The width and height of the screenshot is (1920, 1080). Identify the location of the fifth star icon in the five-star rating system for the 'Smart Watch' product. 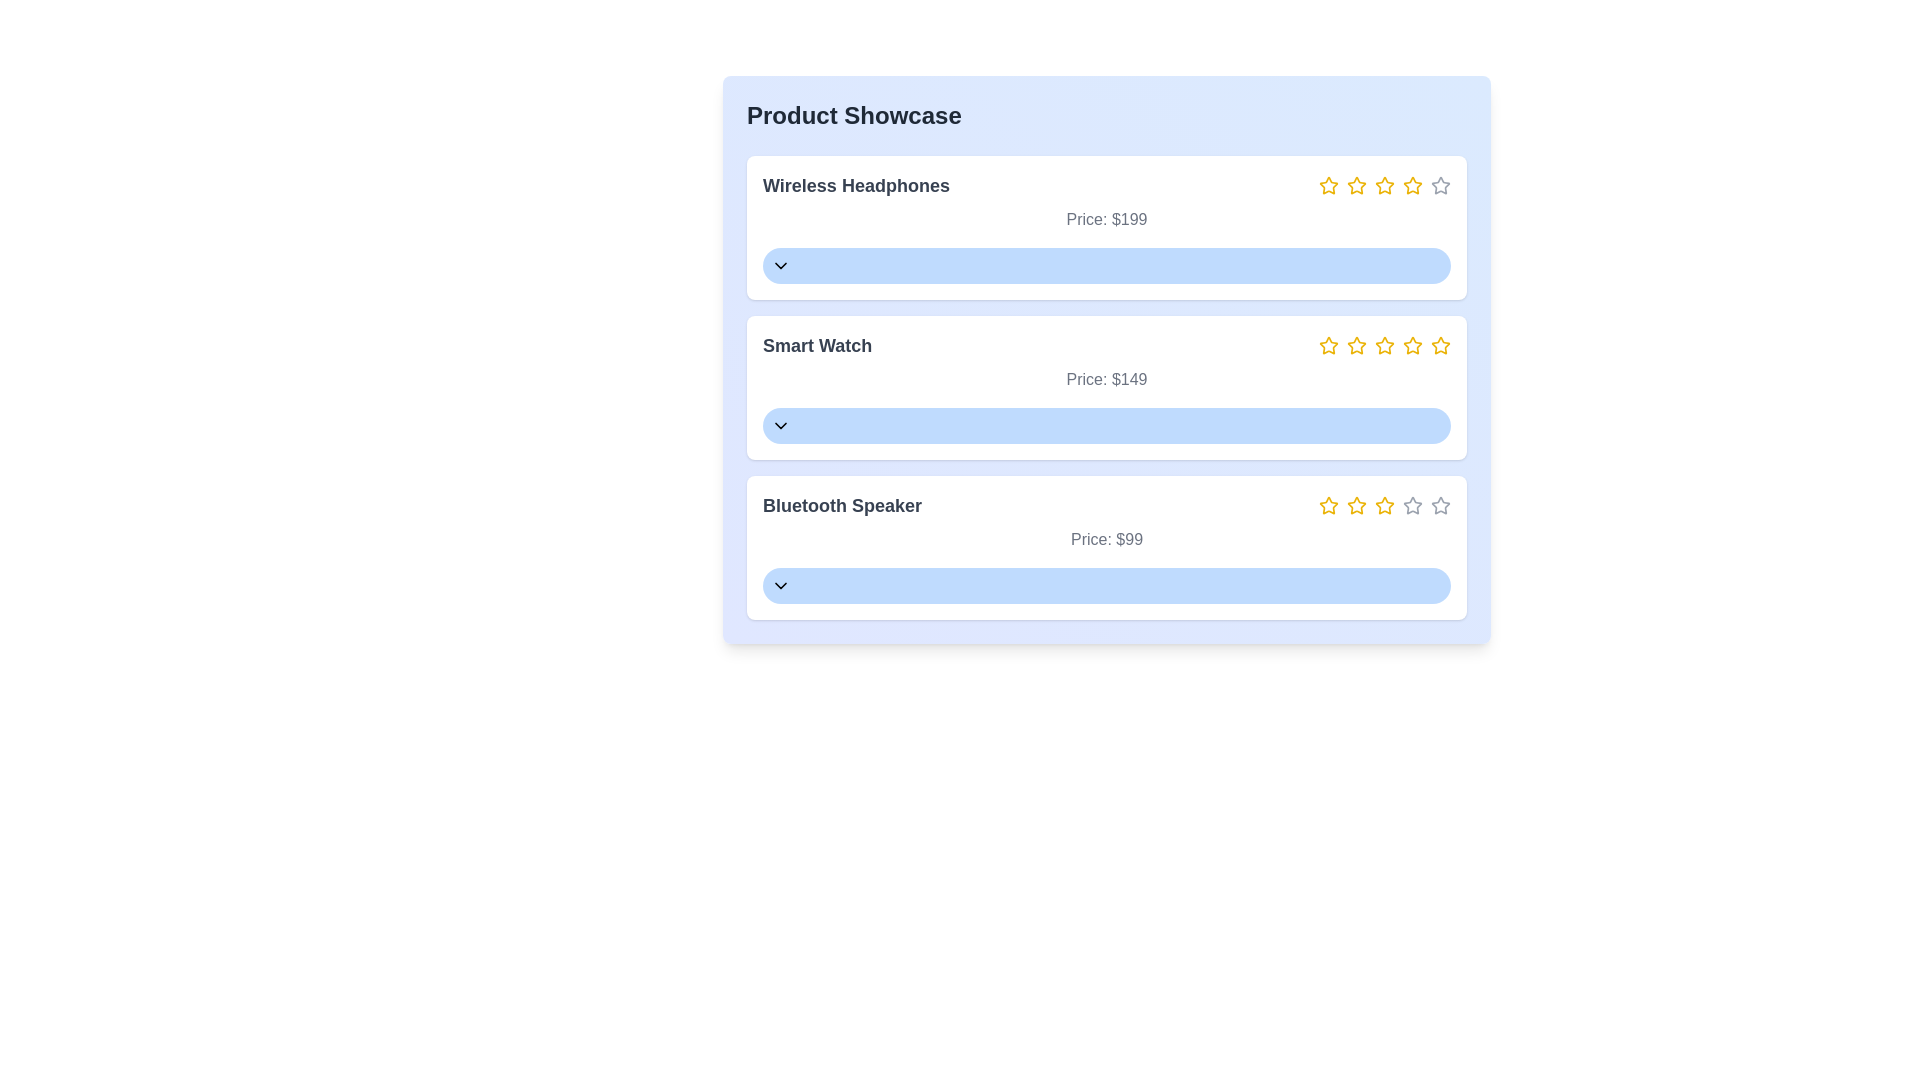
(1411, 345).